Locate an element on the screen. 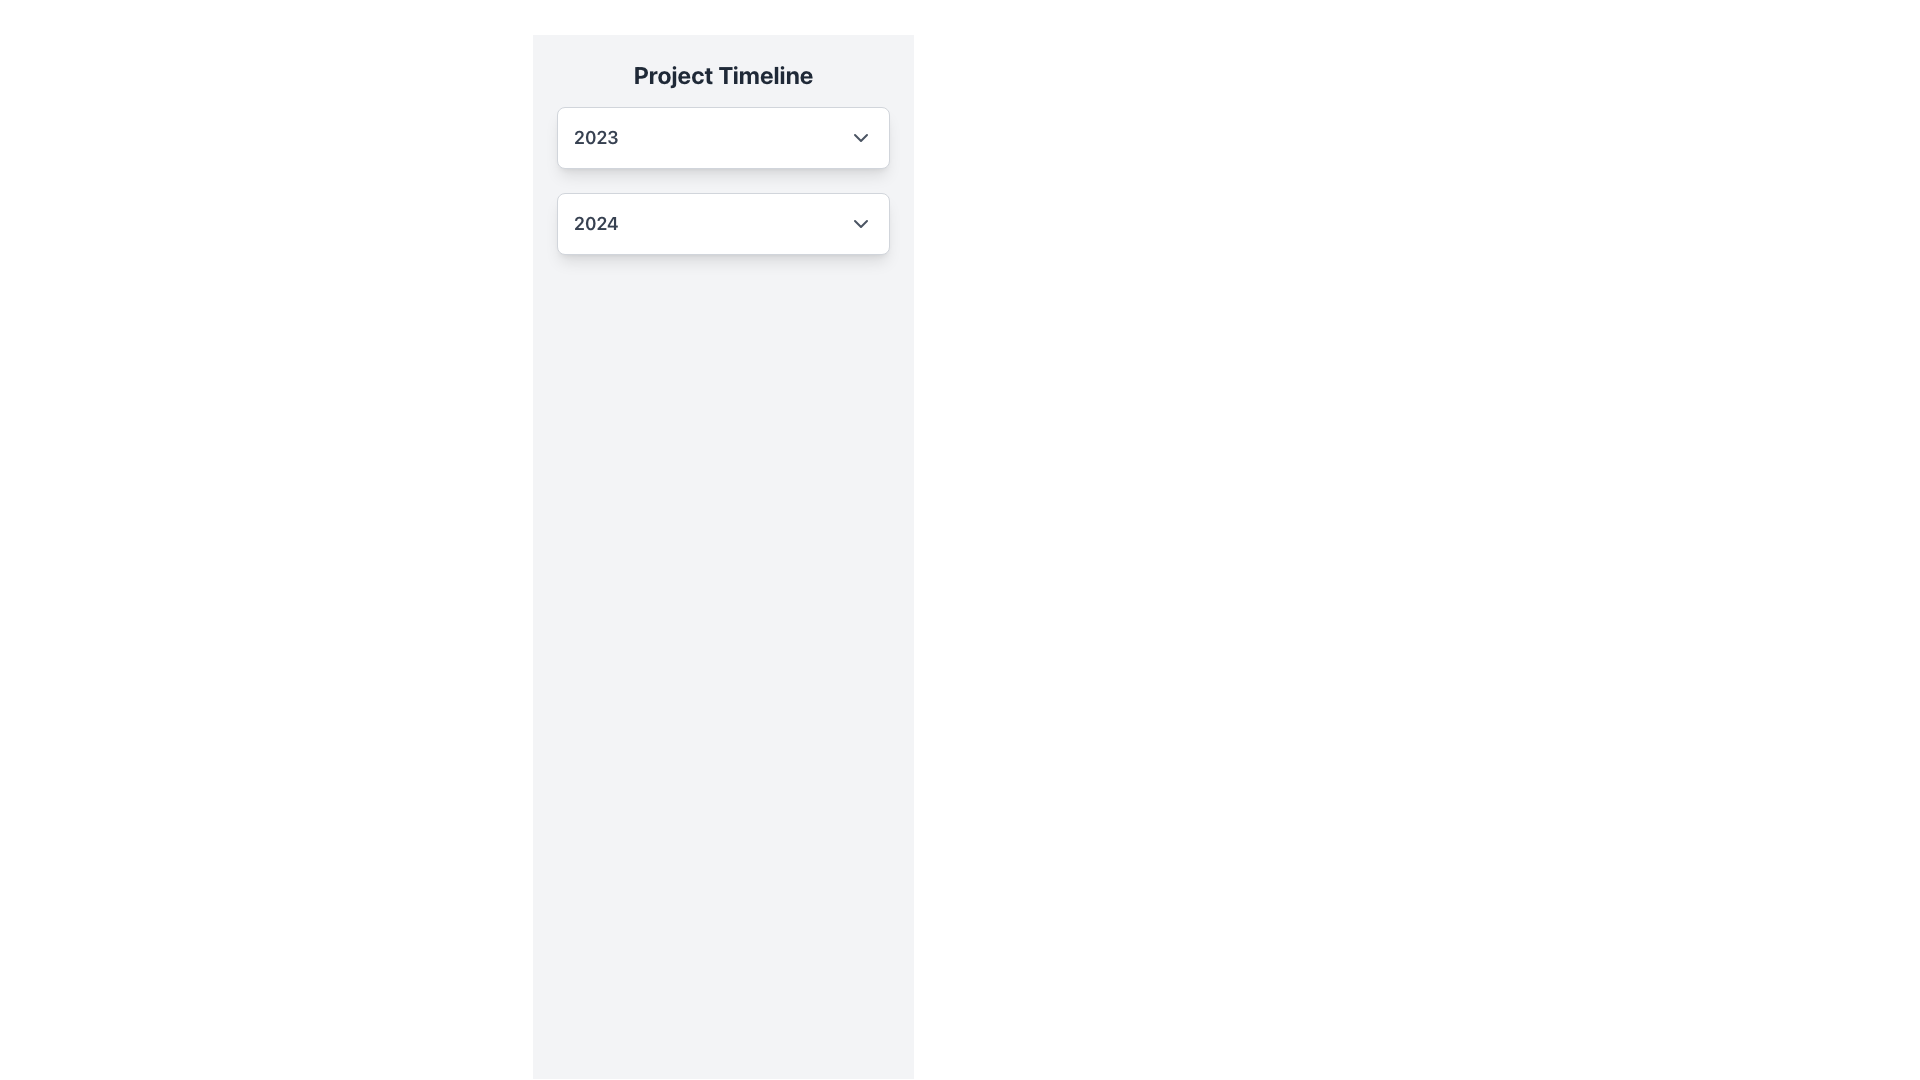 The width and height of the screenshot is (1920, 1080). the dropdown option displaying '2024' is located at coordinates (722, 223).